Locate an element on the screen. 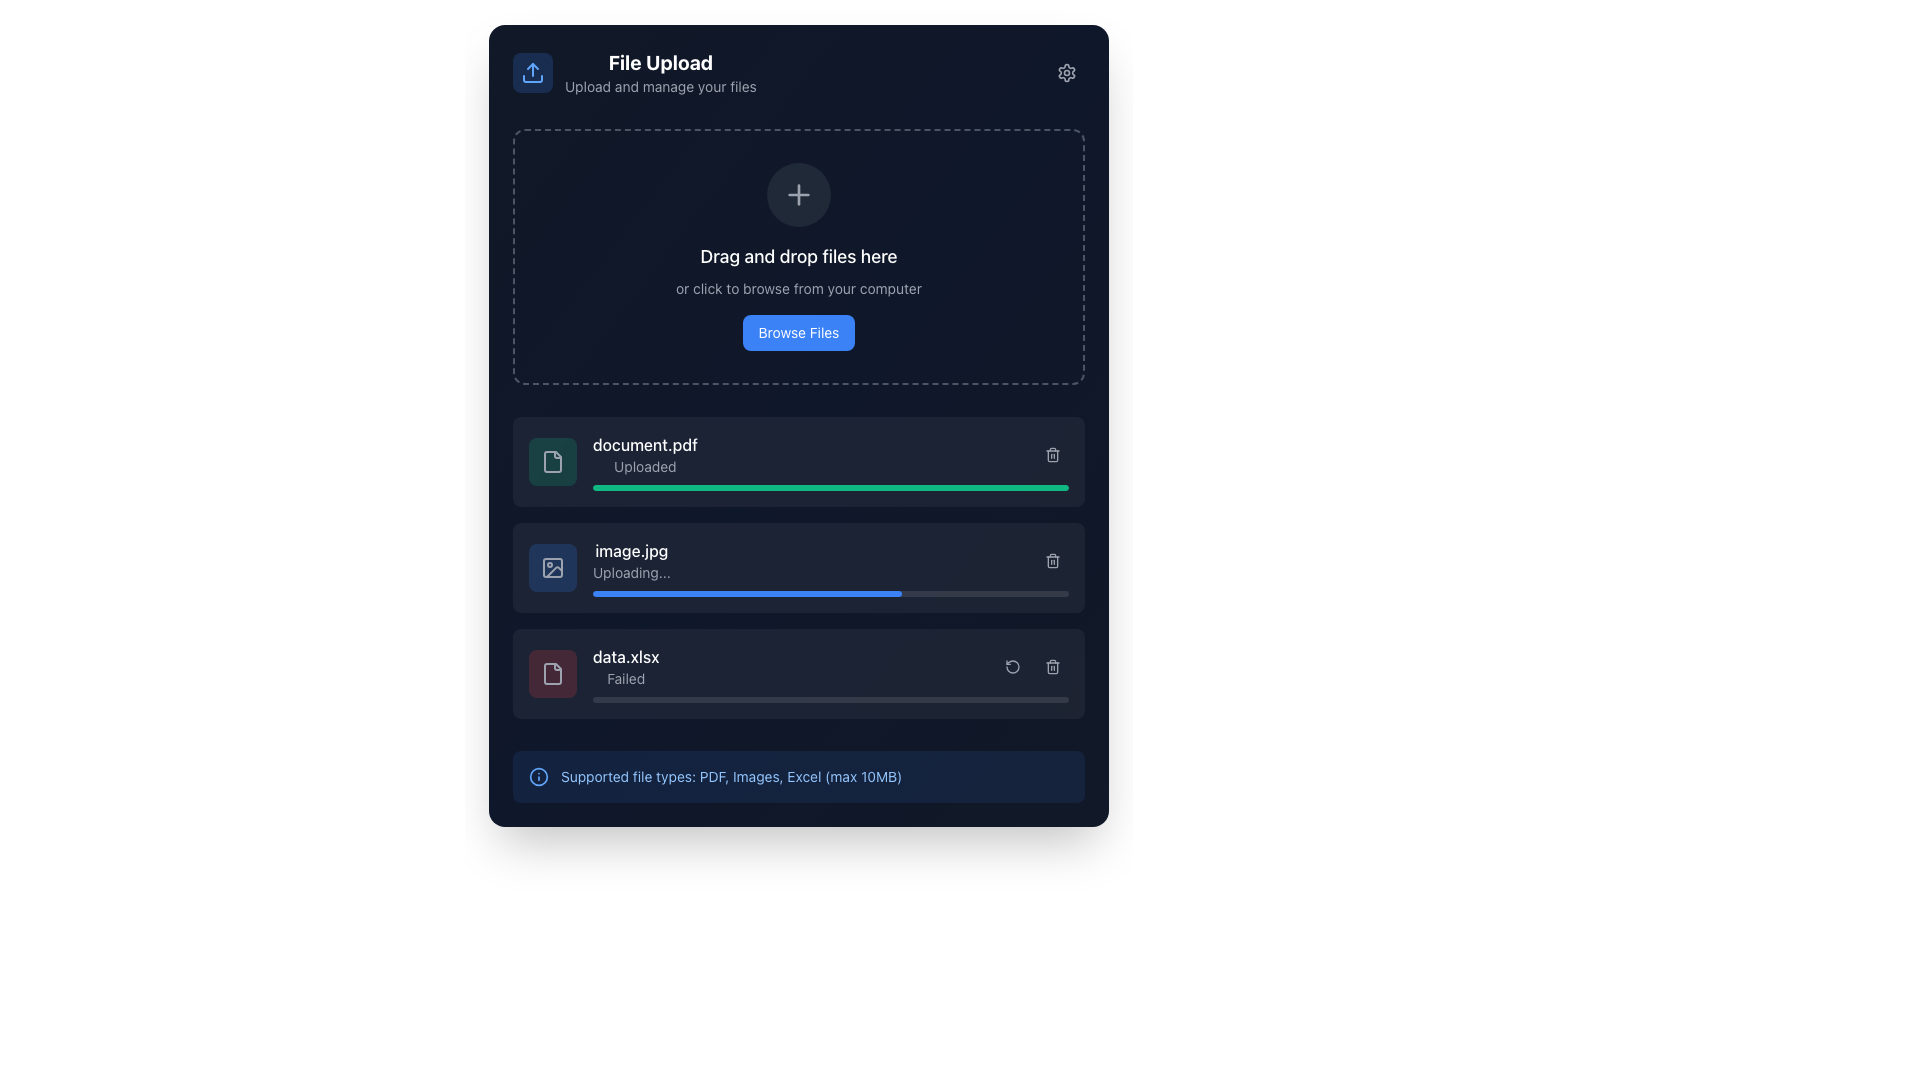  the icon representing the file type or status for 'image.jpg', located in the top-left corner of its row, closely aligned with the text 'image.jpg' is located at coordinates (552, 567).